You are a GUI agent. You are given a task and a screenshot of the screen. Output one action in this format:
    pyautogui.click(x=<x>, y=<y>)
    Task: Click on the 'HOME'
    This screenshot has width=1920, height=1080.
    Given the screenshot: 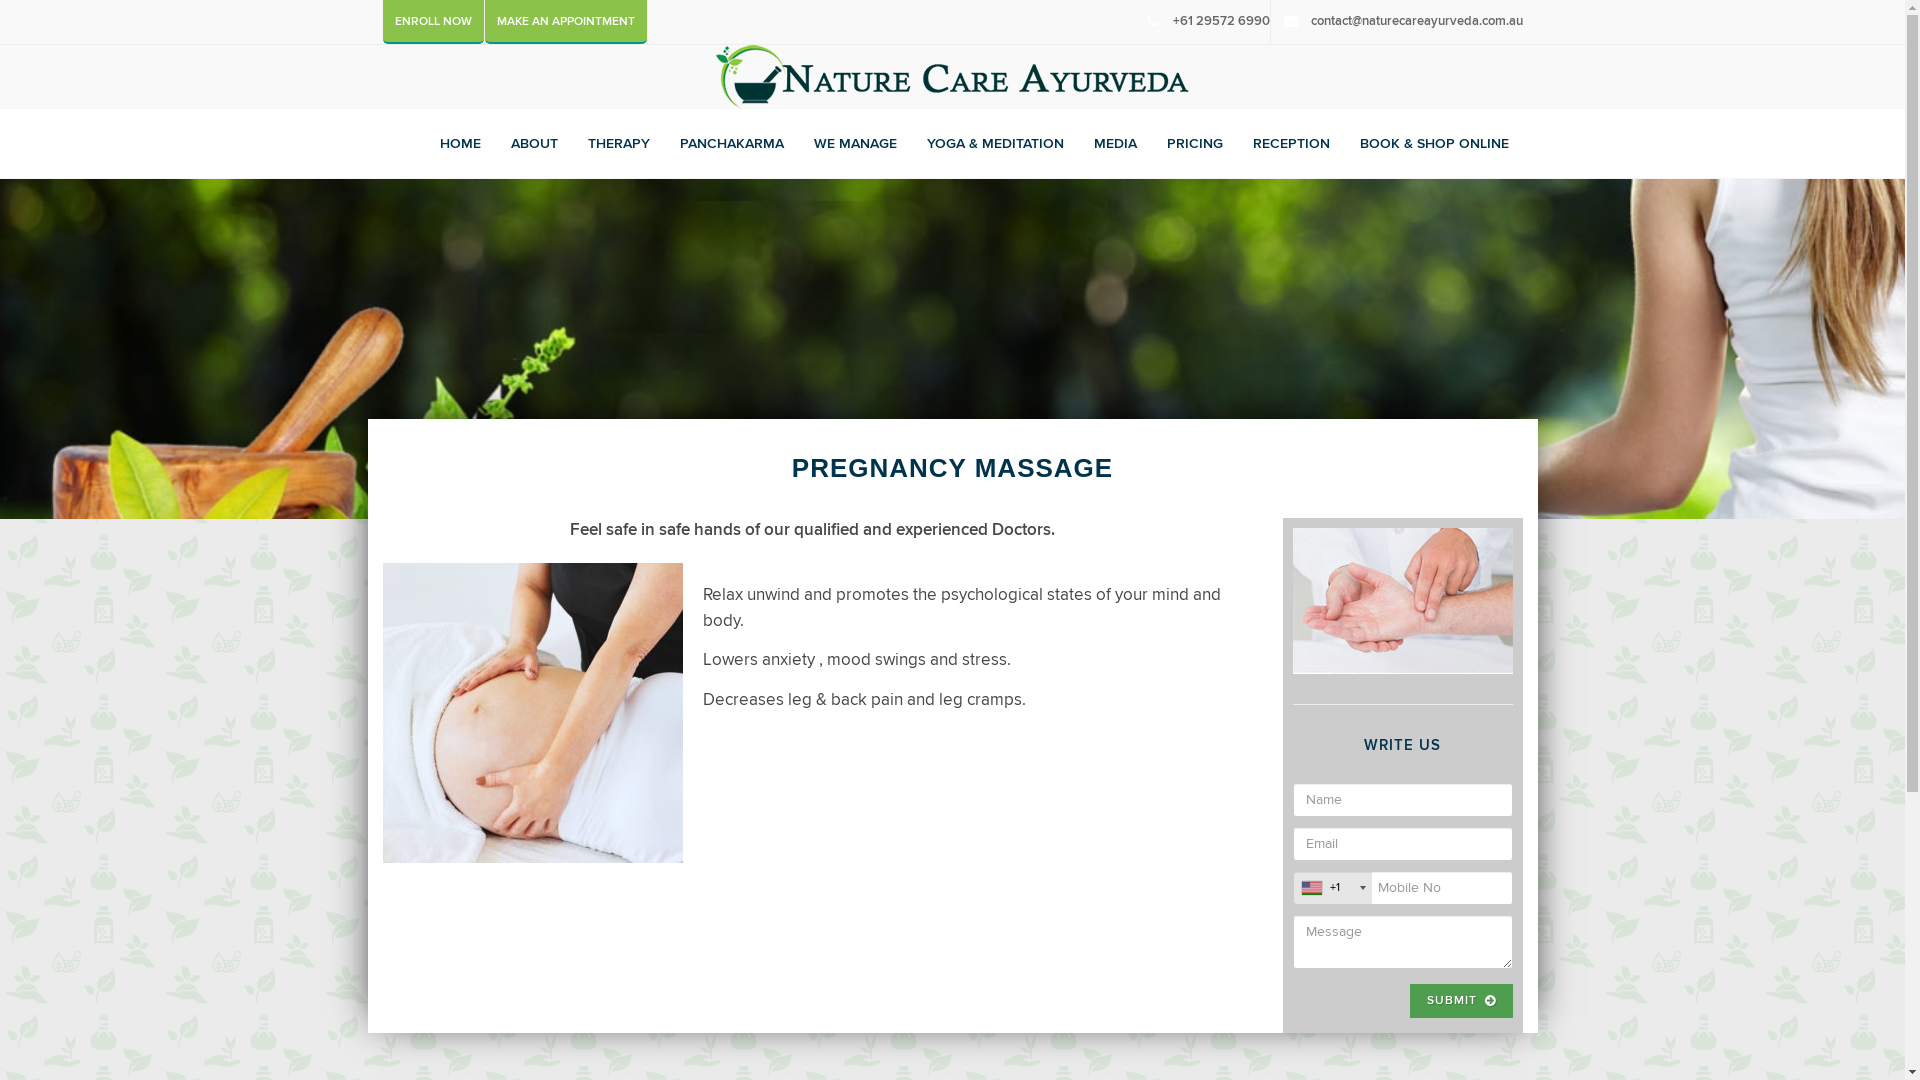 What is the action you would take?
    pyautogui.click(x=459, y=142)
    